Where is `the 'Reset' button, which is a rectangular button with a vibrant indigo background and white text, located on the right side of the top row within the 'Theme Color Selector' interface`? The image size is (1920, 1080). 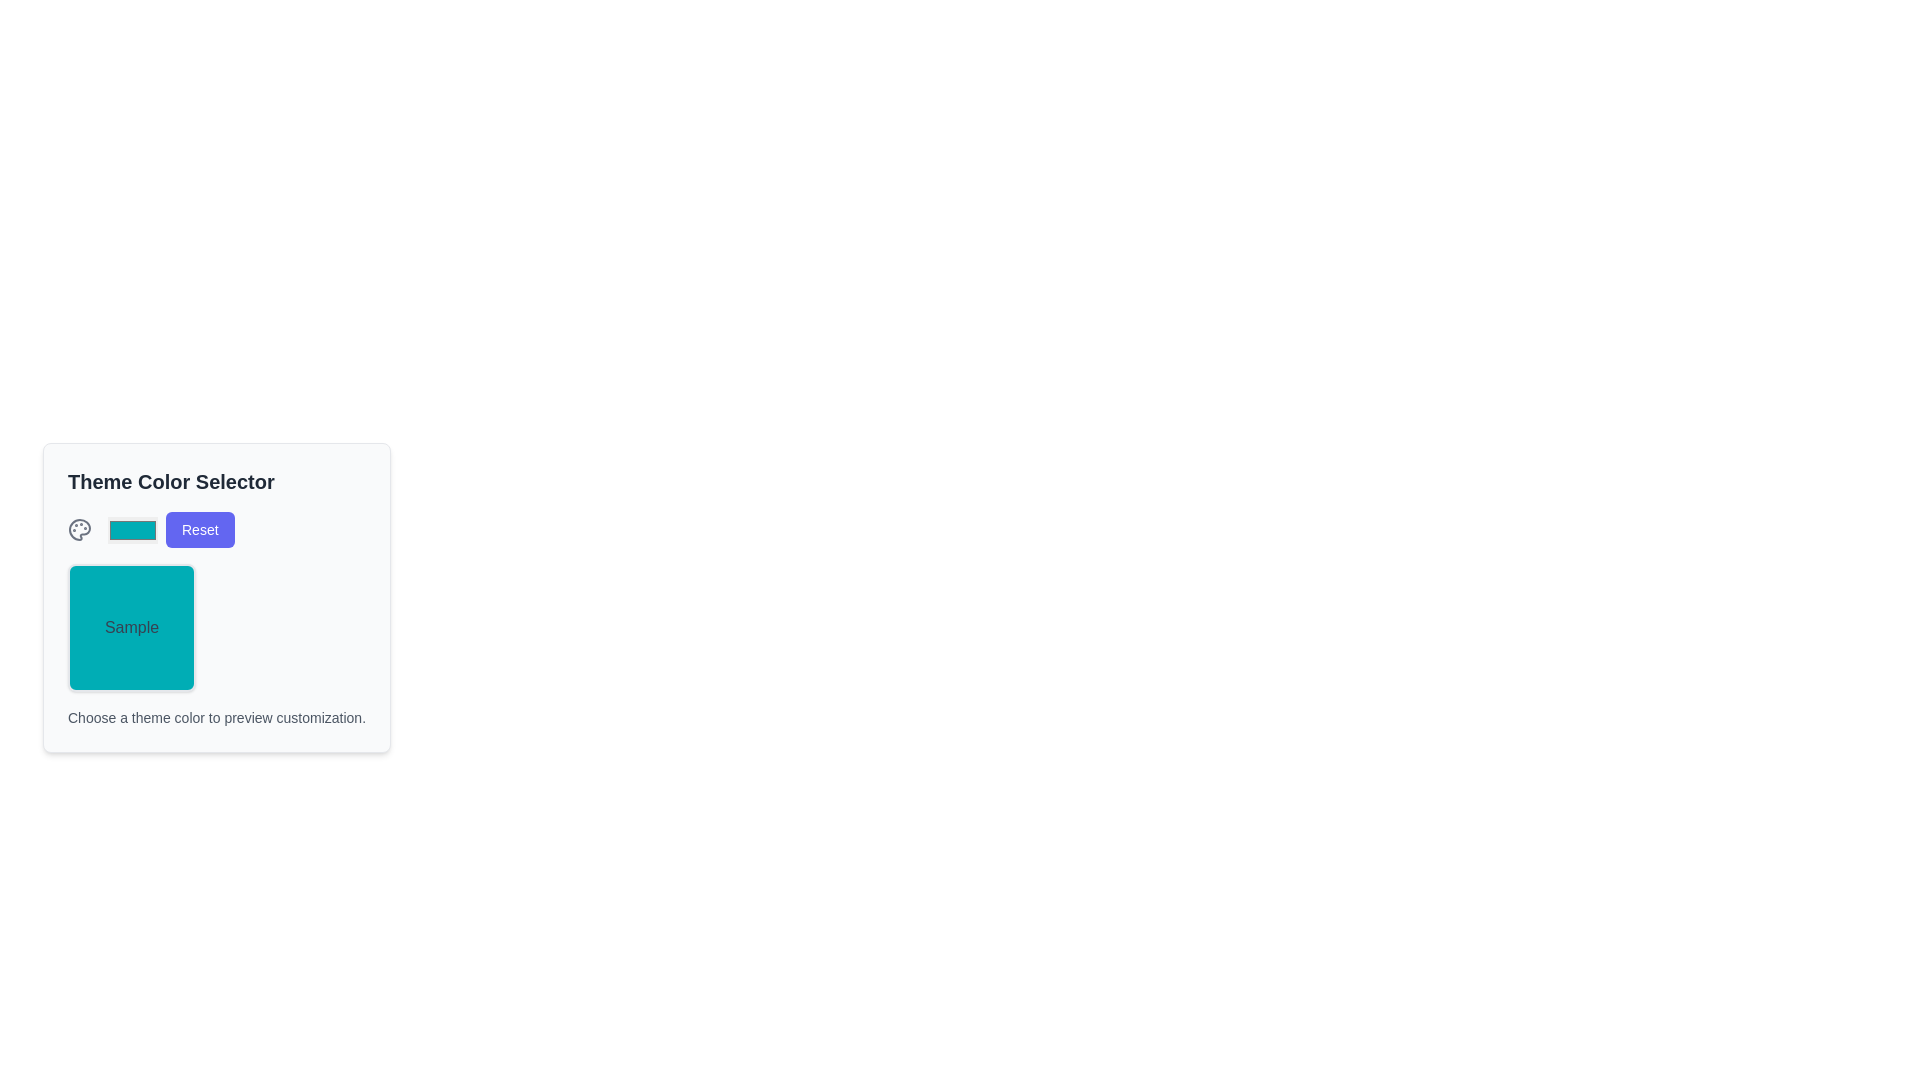
the 'Reset' button, which is a rectangular button with a vibrant indigo background and white text, located on the right side of the top row within the 'Theme Color Selector' interface is located at coordinates (200, 528).